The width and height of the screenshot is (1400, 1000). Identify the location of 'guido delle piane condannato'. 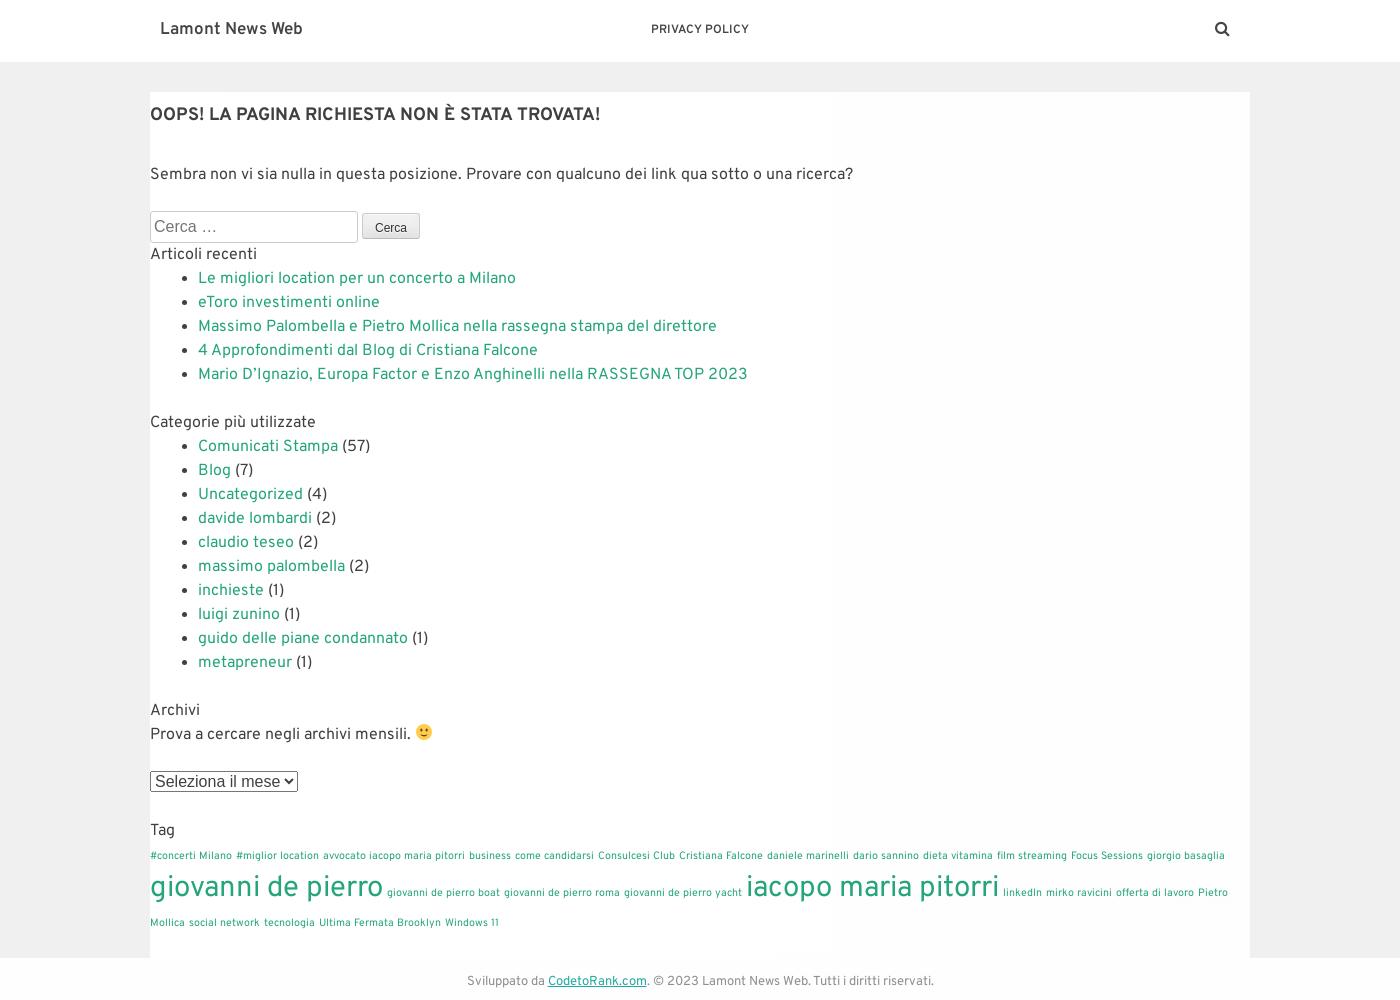
(302, 638).